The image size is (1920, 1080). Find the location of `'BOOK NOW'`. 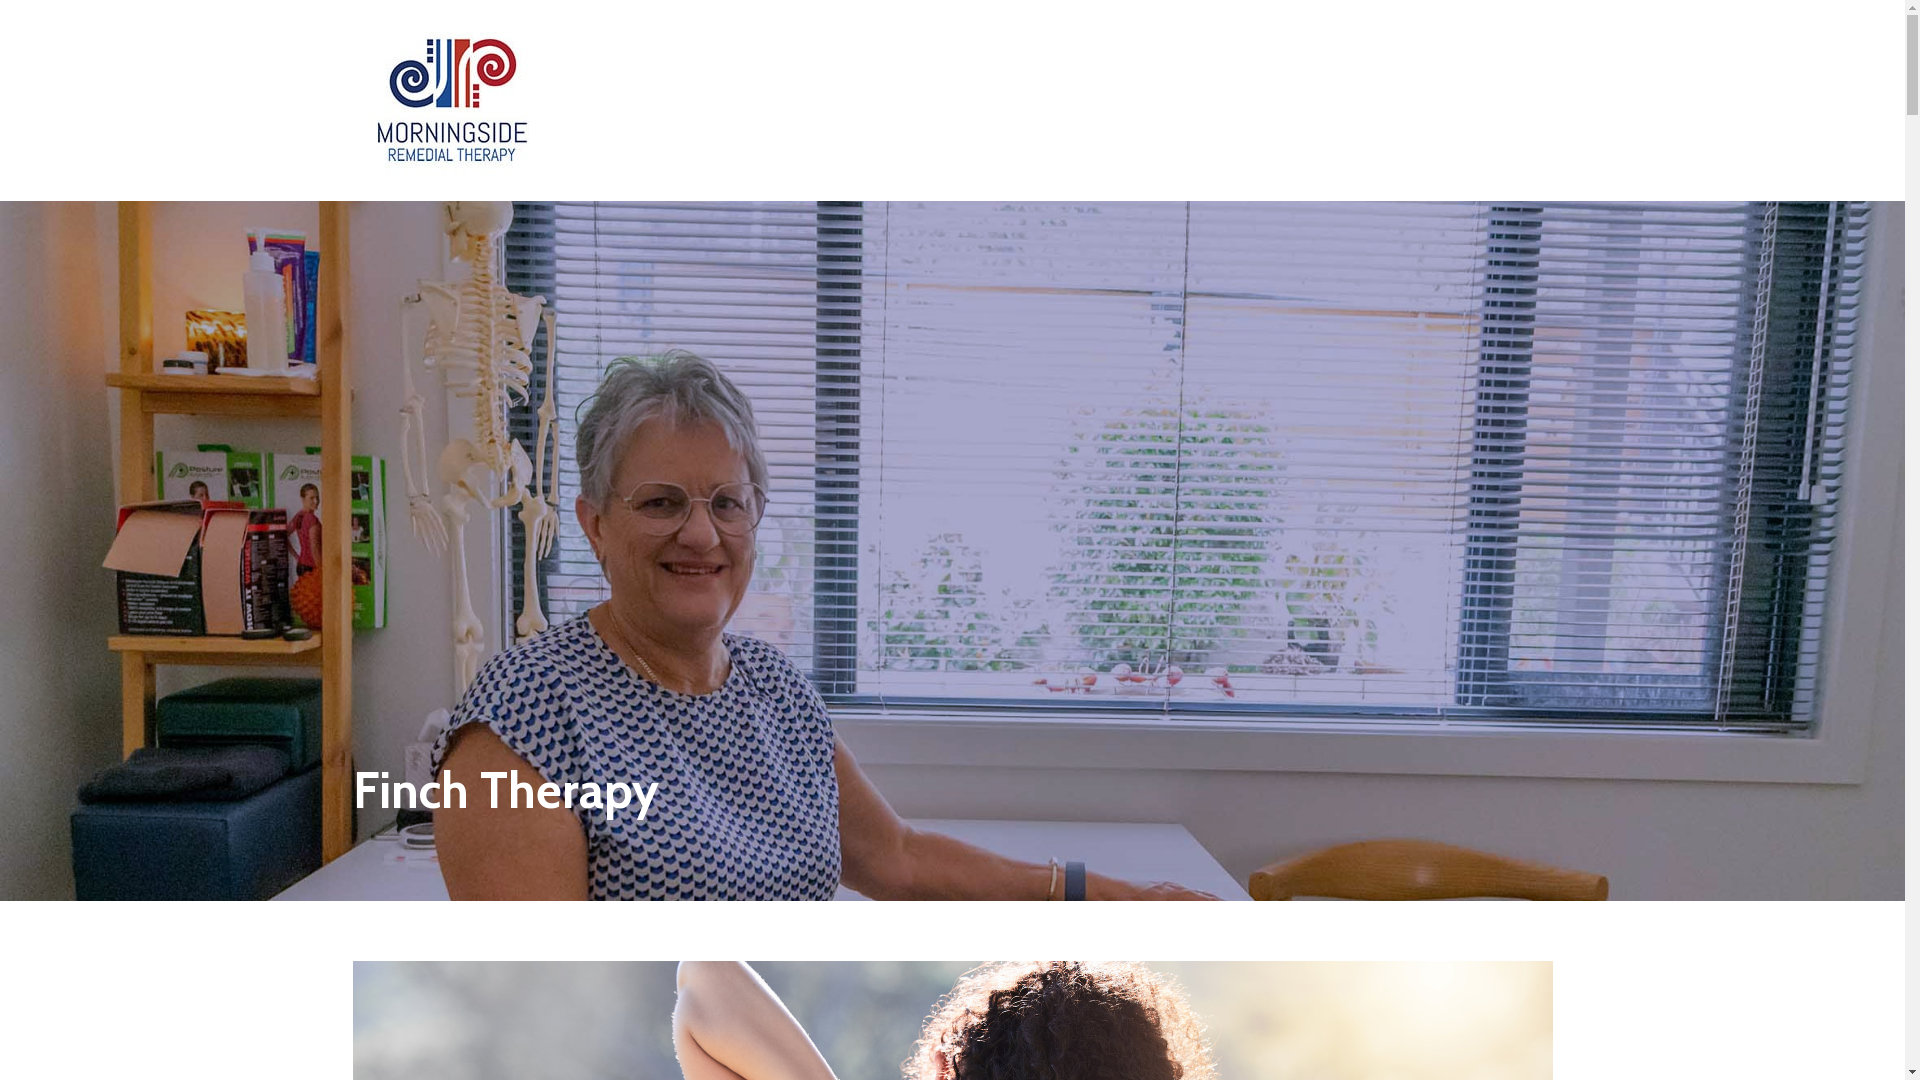

'BOOK NOW' is located at coordinates (1449, 45).